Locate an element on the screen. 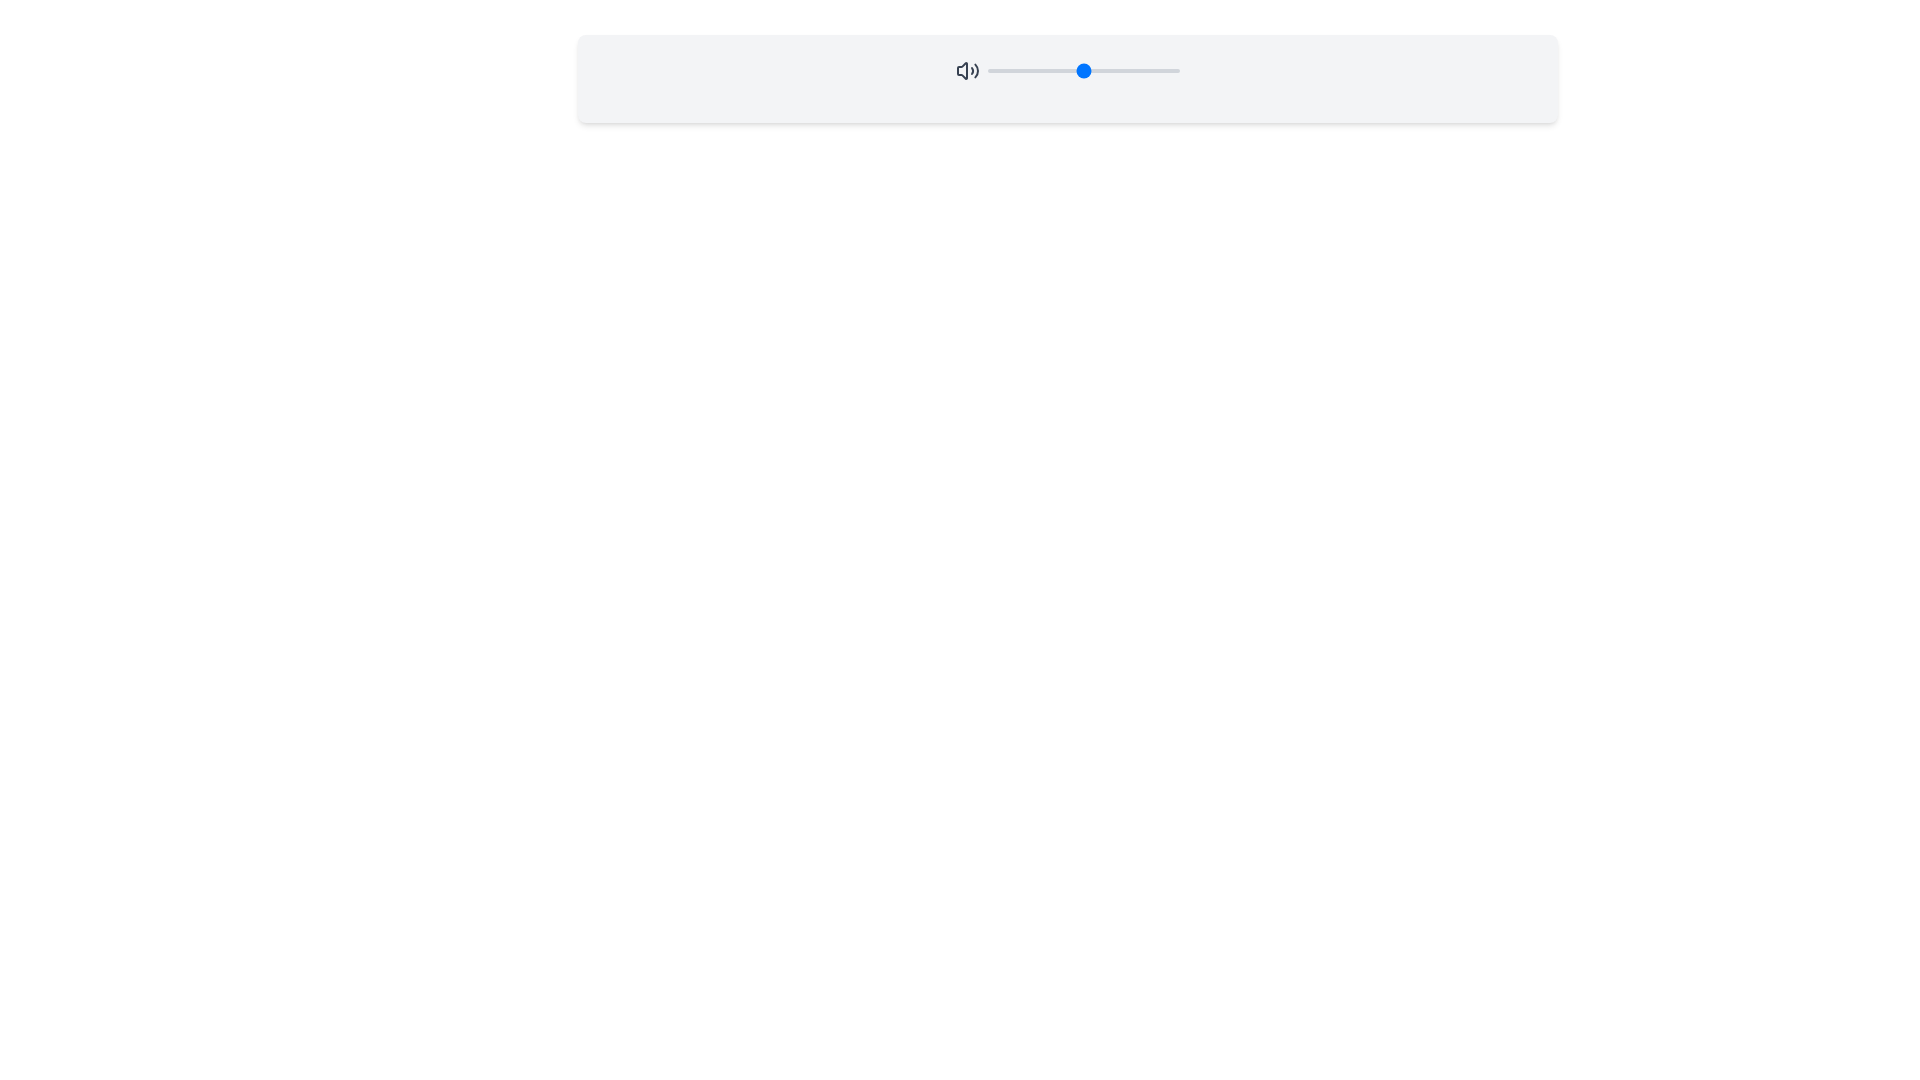 This screenshot has width=1920, height=1080. the slider is located at coordinates (1133, 69).